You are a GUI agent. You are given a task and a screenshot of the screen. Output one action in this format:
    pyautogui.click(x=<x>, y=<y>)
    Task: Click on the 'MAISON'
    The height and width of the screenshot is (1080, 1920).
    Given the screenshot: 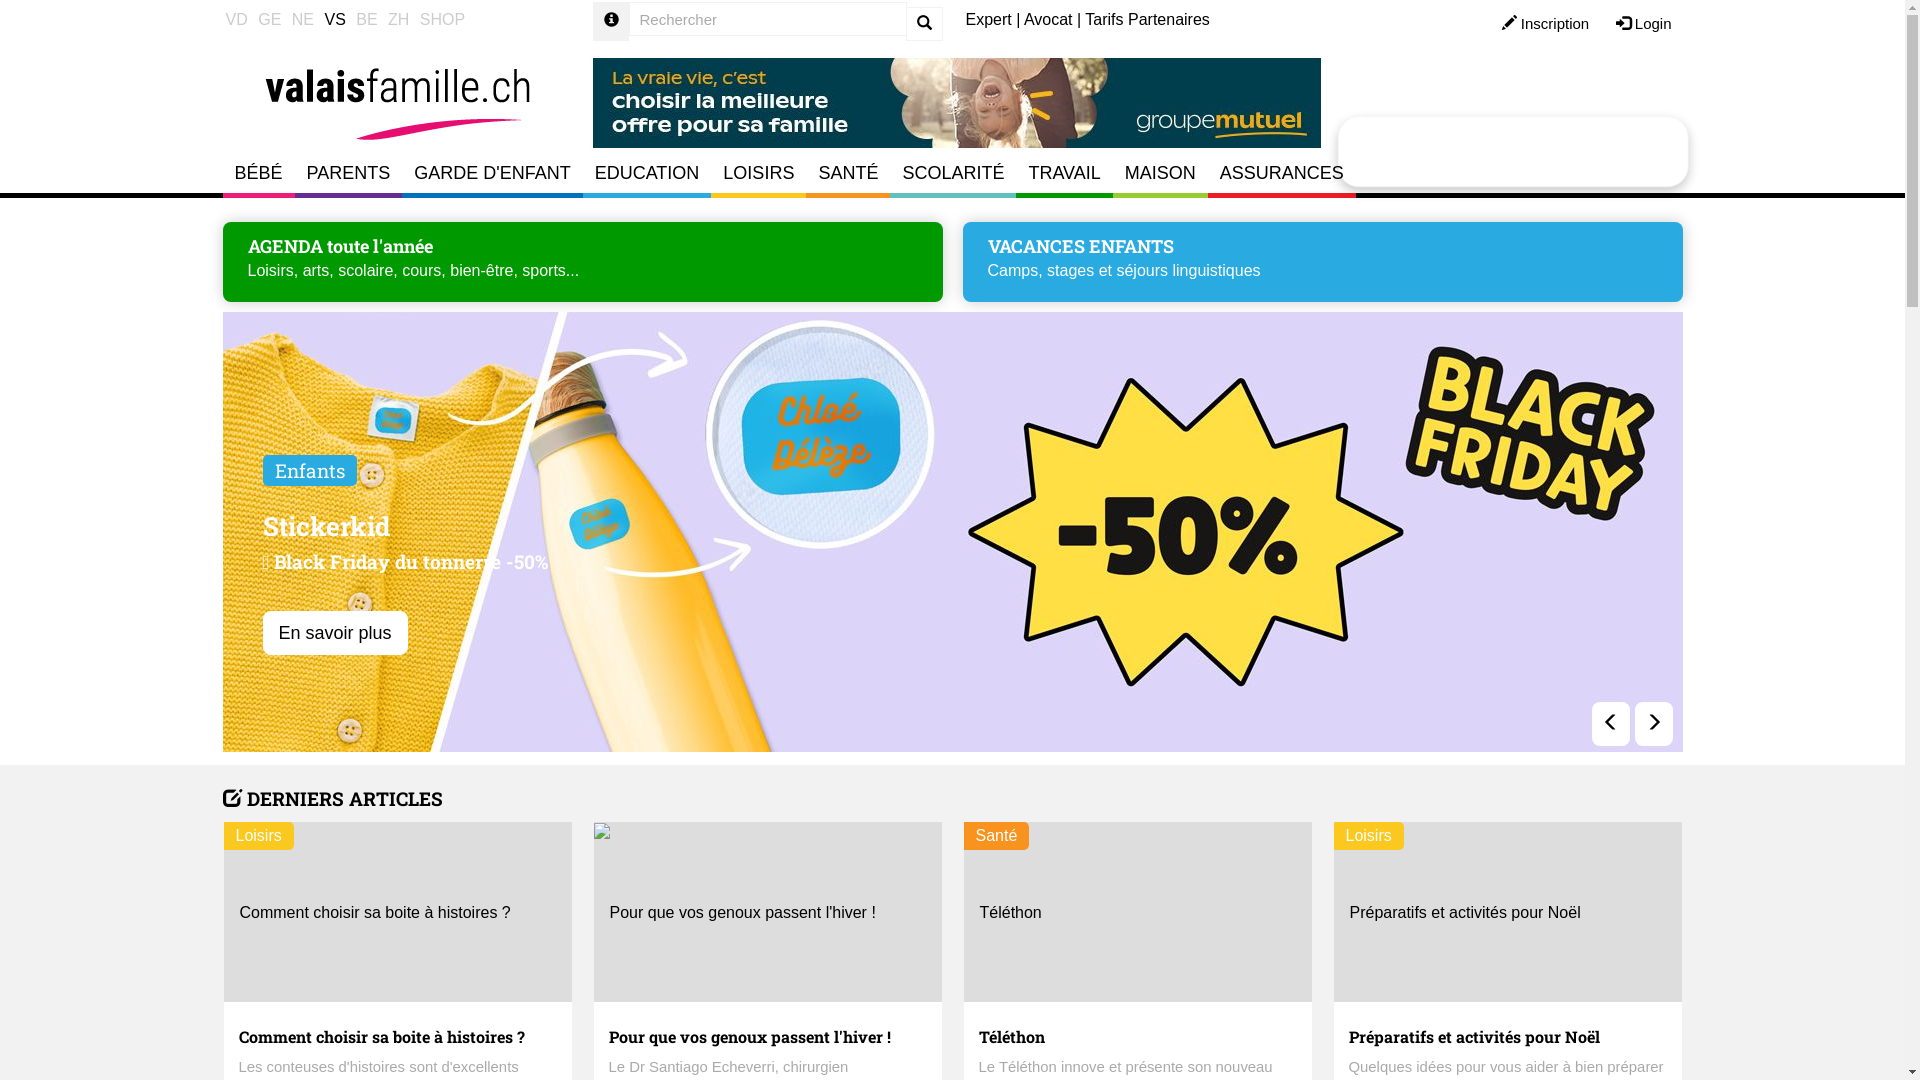 What is the action you would take?
    pyautogui.click(x=1160, y=172)
    